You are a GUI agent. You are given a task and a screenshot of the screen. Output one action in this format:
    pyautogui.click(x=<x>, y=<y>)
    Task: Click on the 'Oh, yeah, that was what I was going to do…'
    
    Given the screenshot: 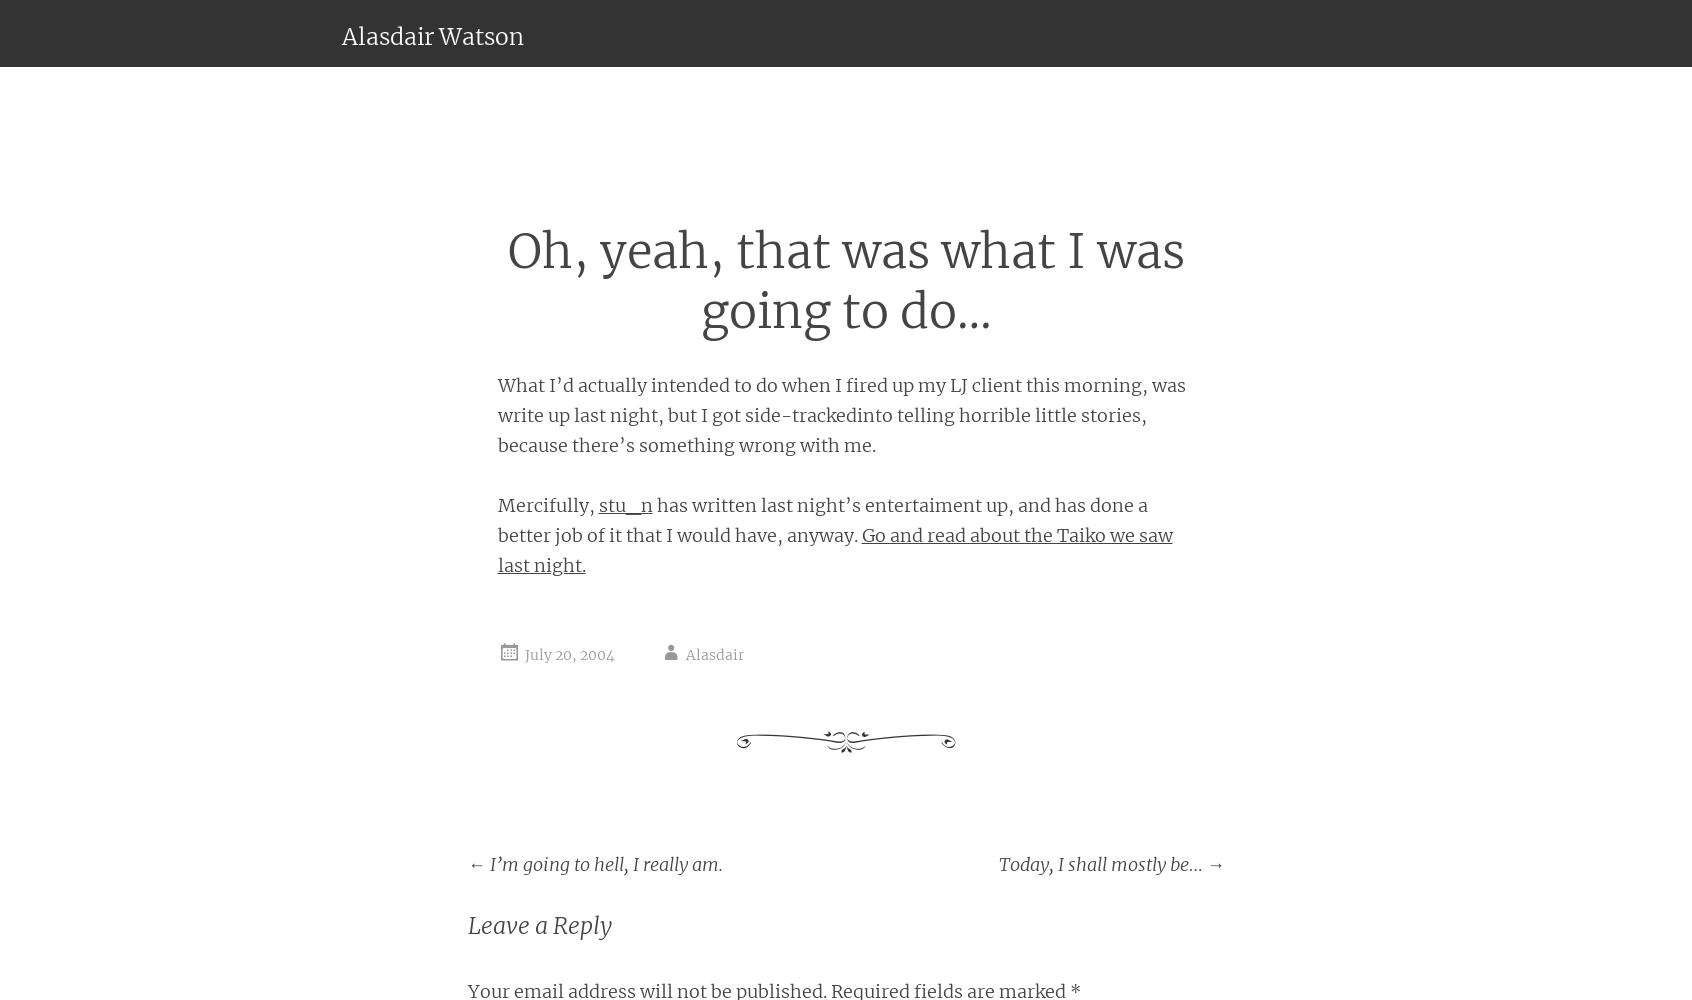 What is the action you would take?
    pyautogui.click(x=845, y=281)
    